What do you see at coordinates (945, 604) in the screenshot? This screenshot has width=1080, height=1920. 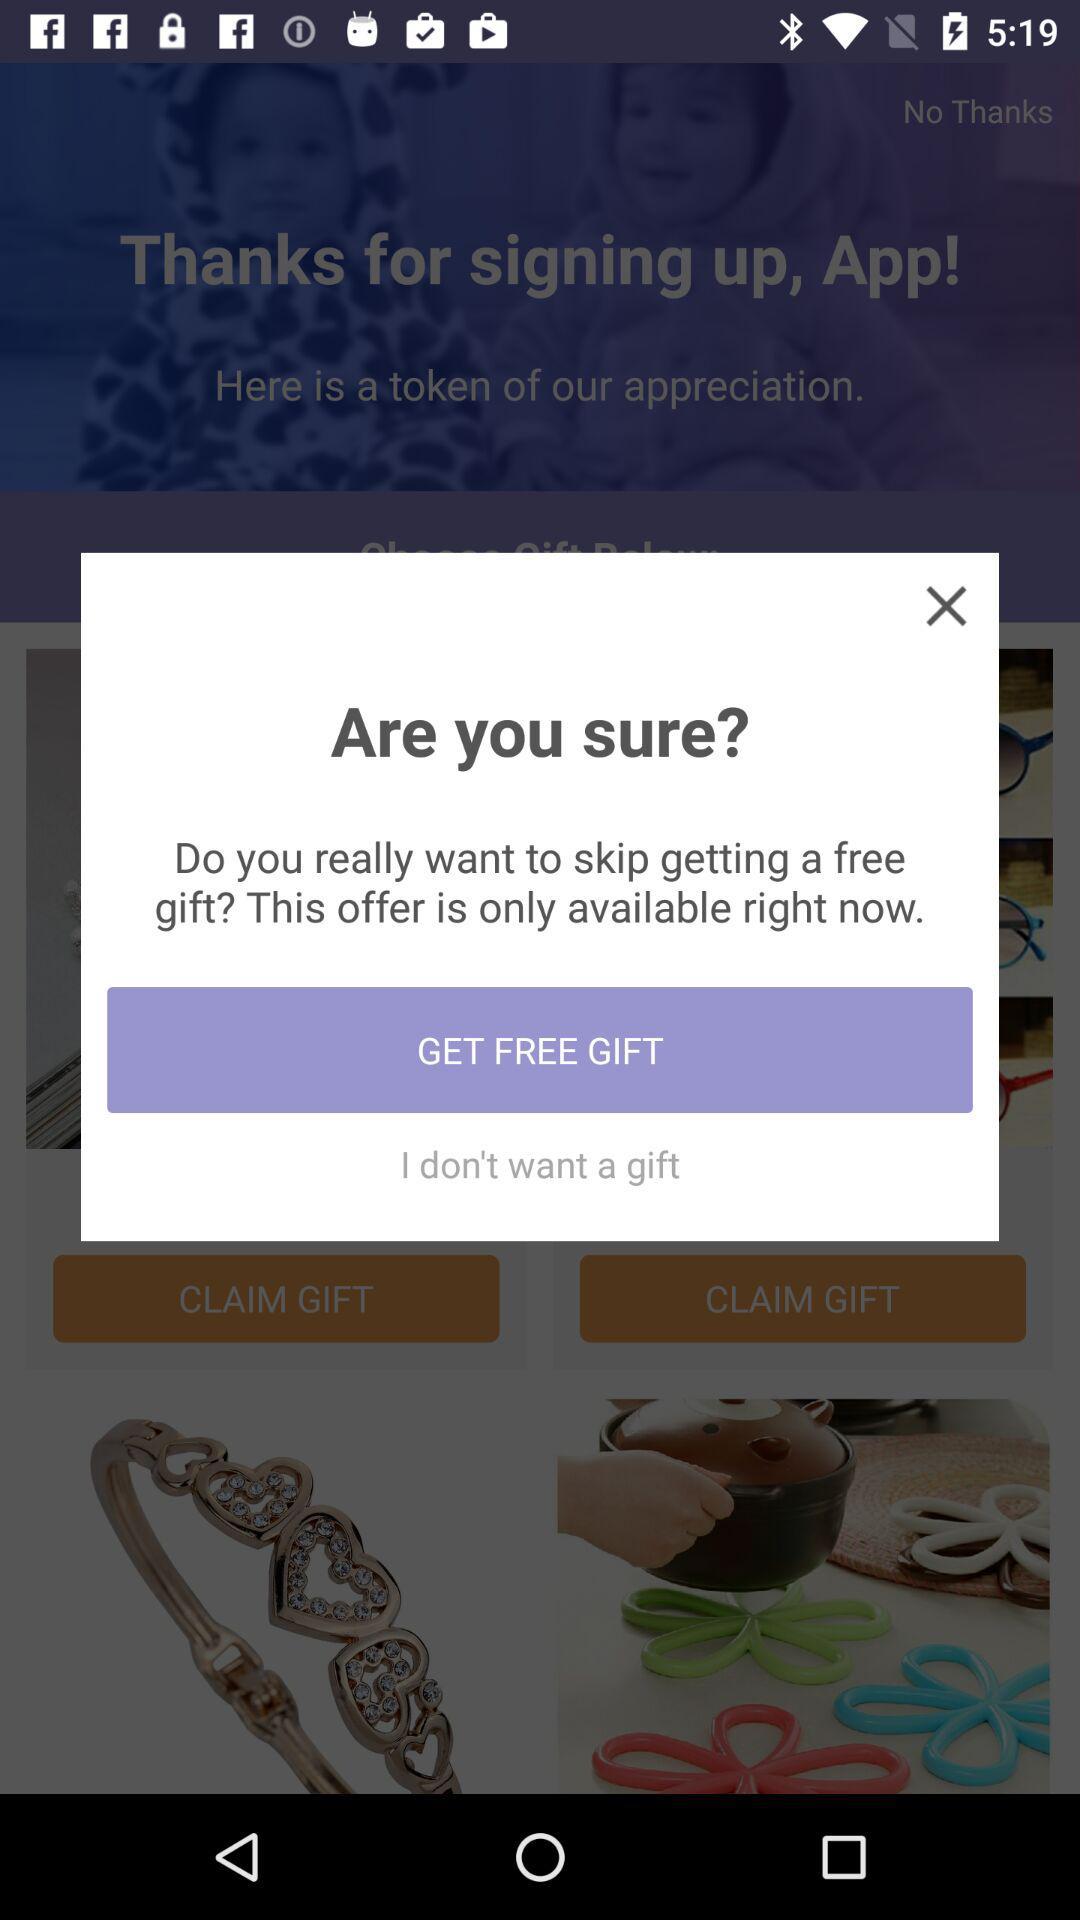 I see `go close` at bounding box center [945, 604].